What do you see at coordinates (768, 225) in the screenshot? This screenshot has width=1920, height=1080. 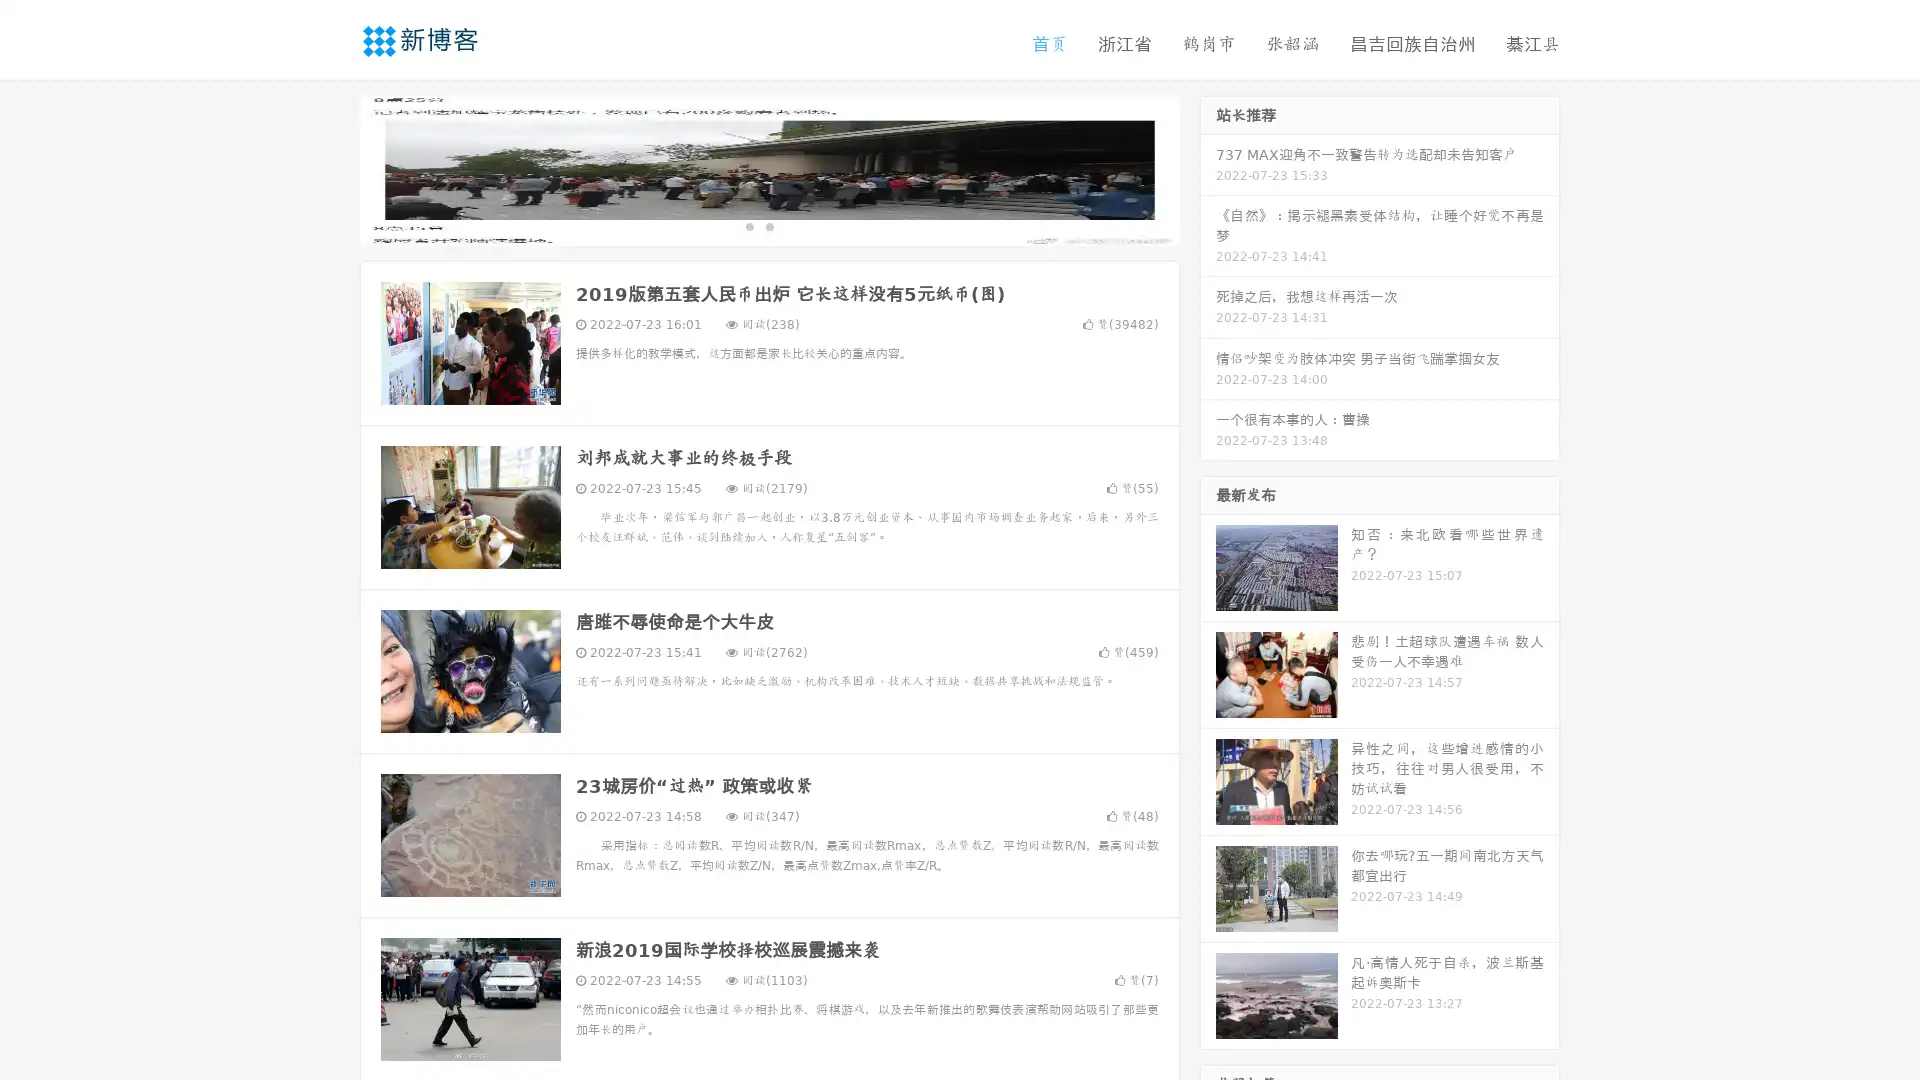 I see `Go to slide 2` at bounding box center [768, 225].